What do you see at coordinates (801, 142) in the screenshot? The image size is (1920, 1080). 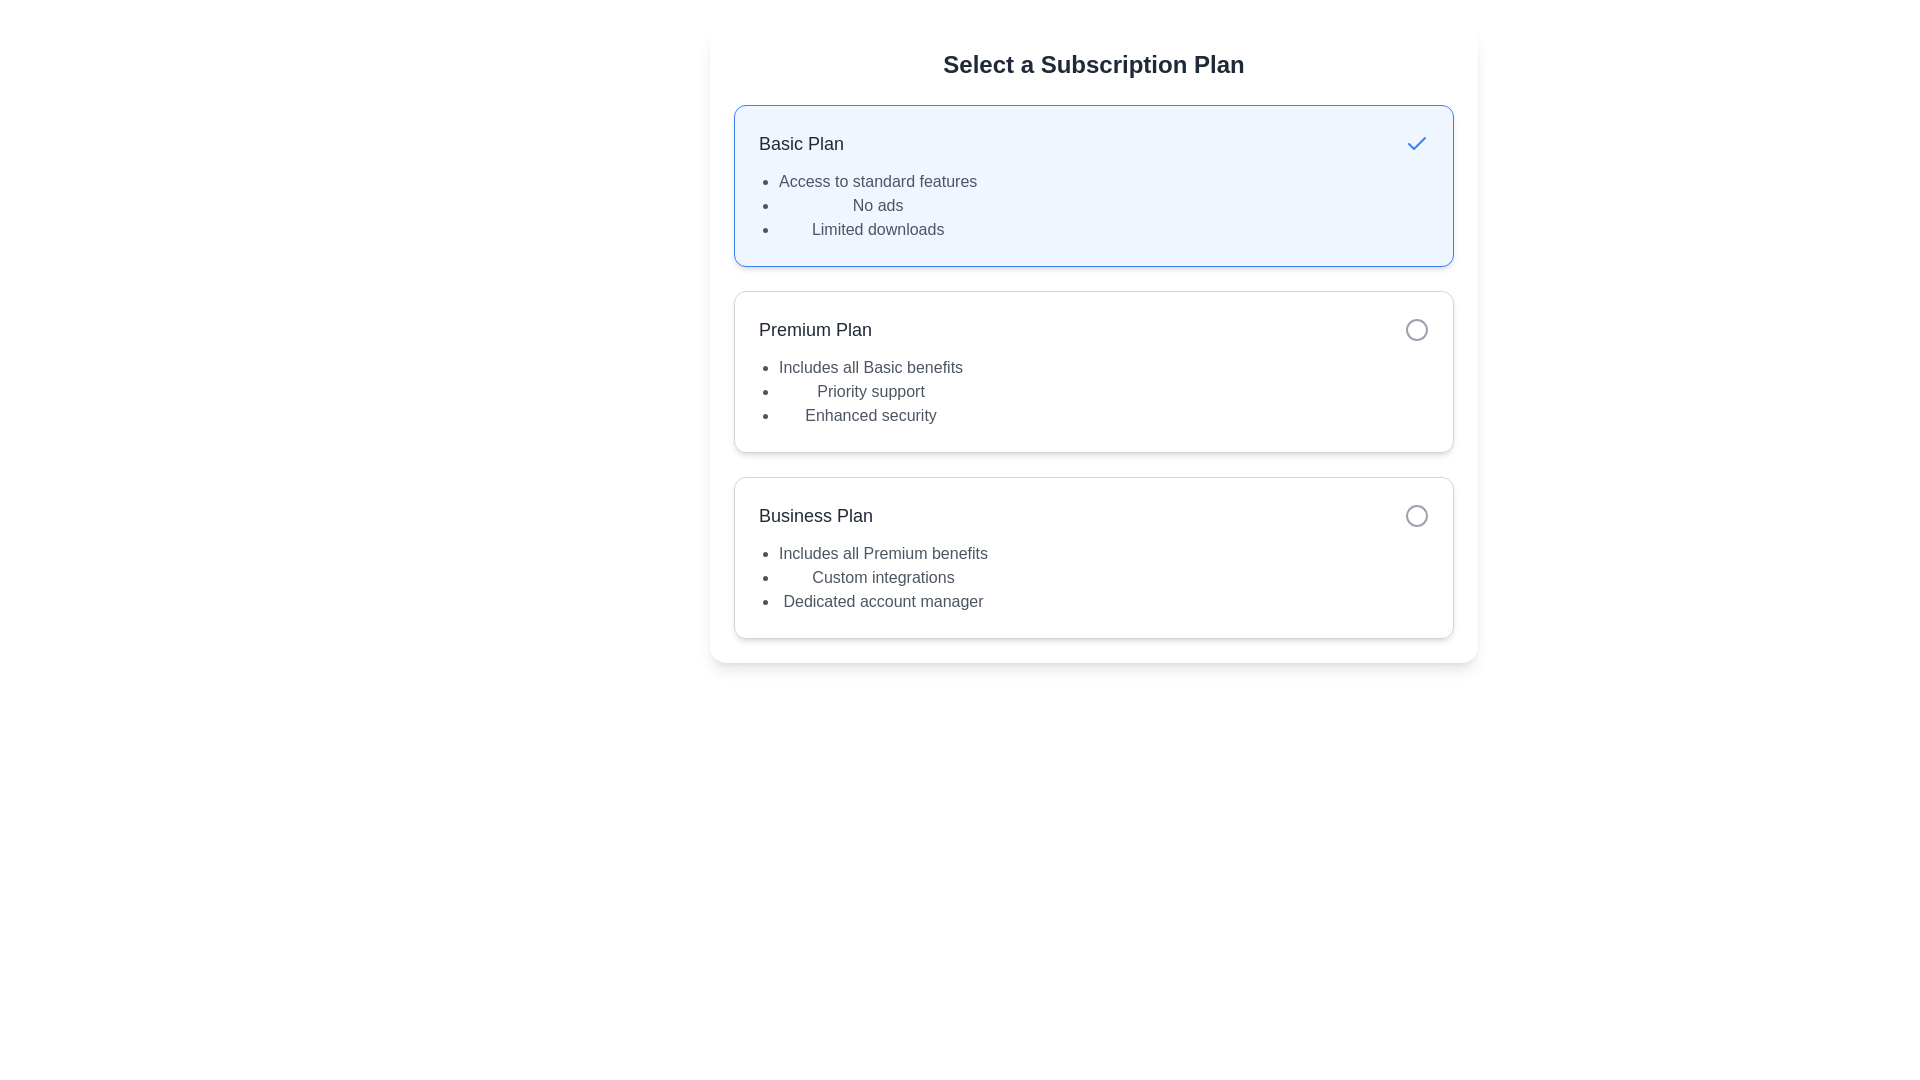 I see `text label 'Basic Plan' located on the left side of the subscription plan selection area, above the list of features, to understand the subscription title` at bounding box center [801, 142].